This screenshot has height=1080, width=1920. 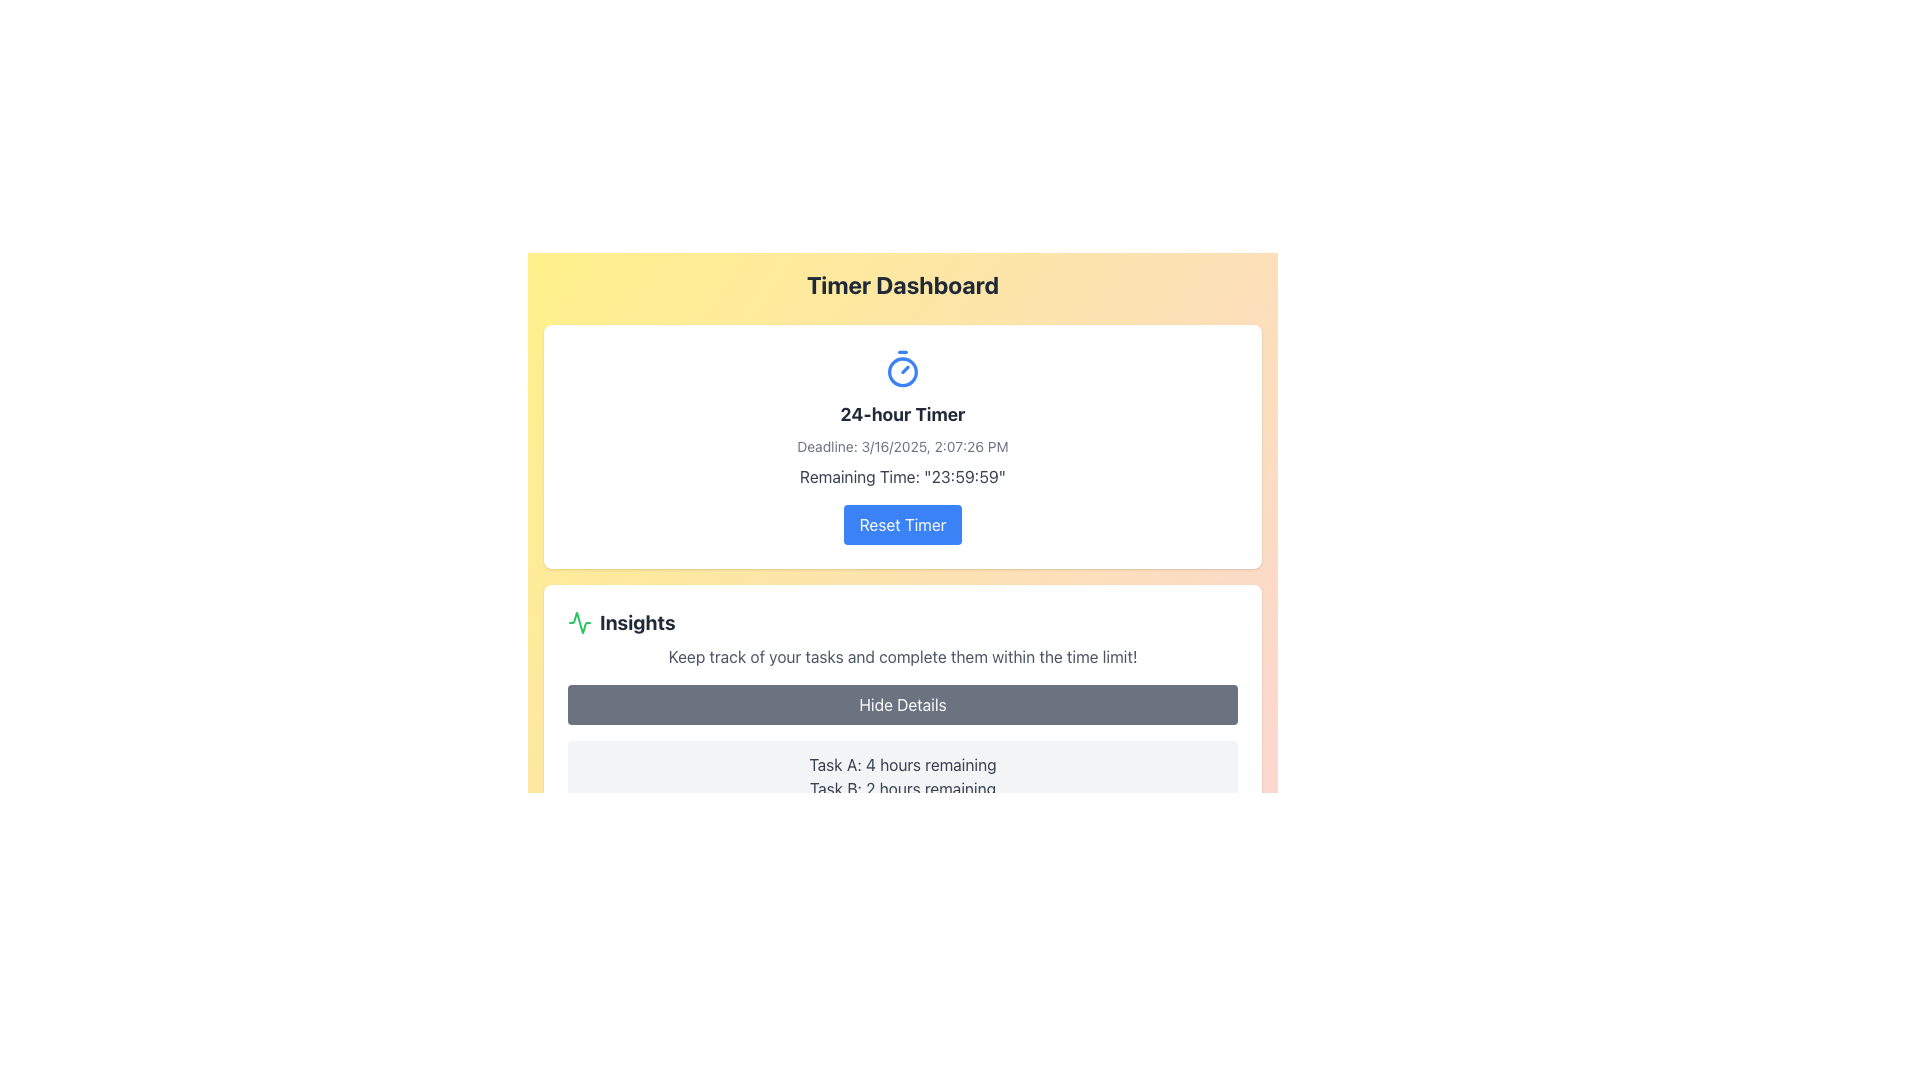 What do you see at coordinates (901, 414) in the screenshot?
I see `the text label reading '24-hour Timer', which is styled with a bold and large font in dark gray, located beneath the circular timer icon` at bounding box center [901, 414].